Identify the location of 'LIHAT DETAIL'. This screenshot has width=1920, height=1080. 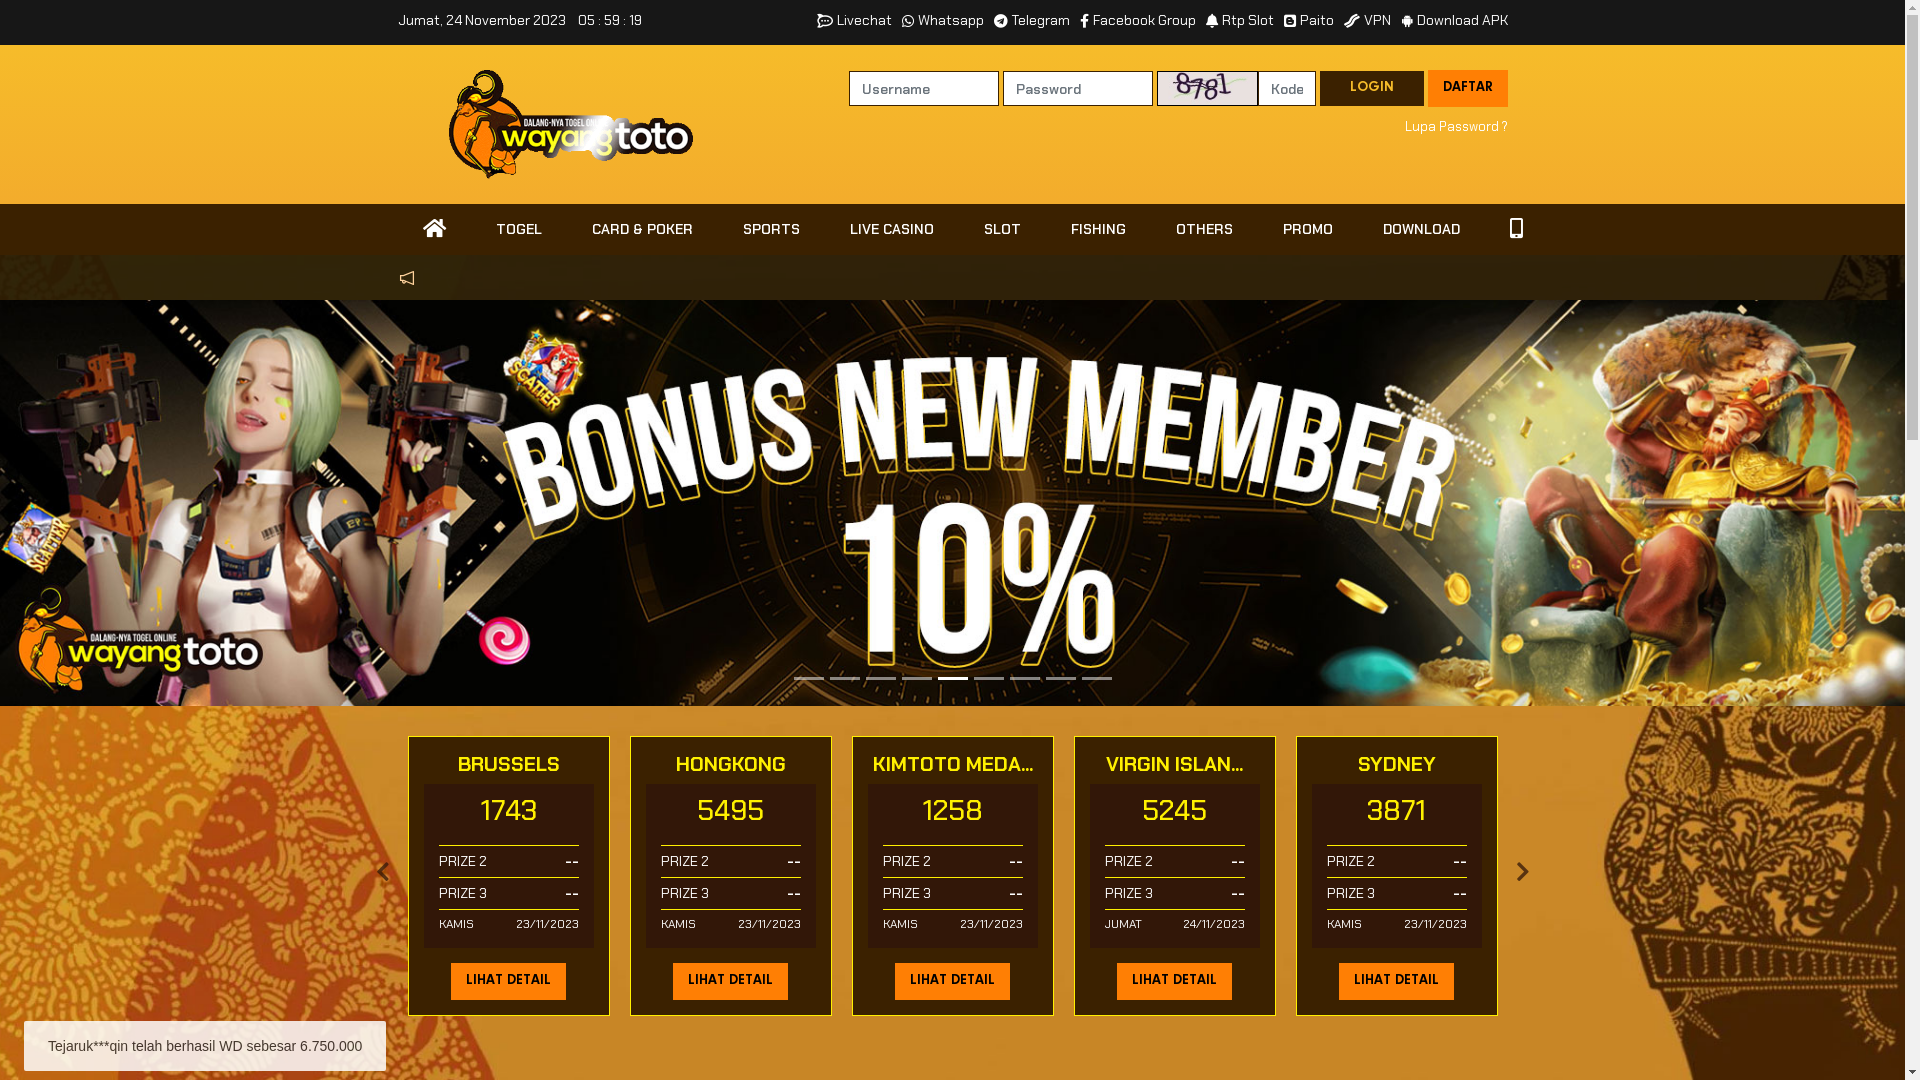
(508, 980).